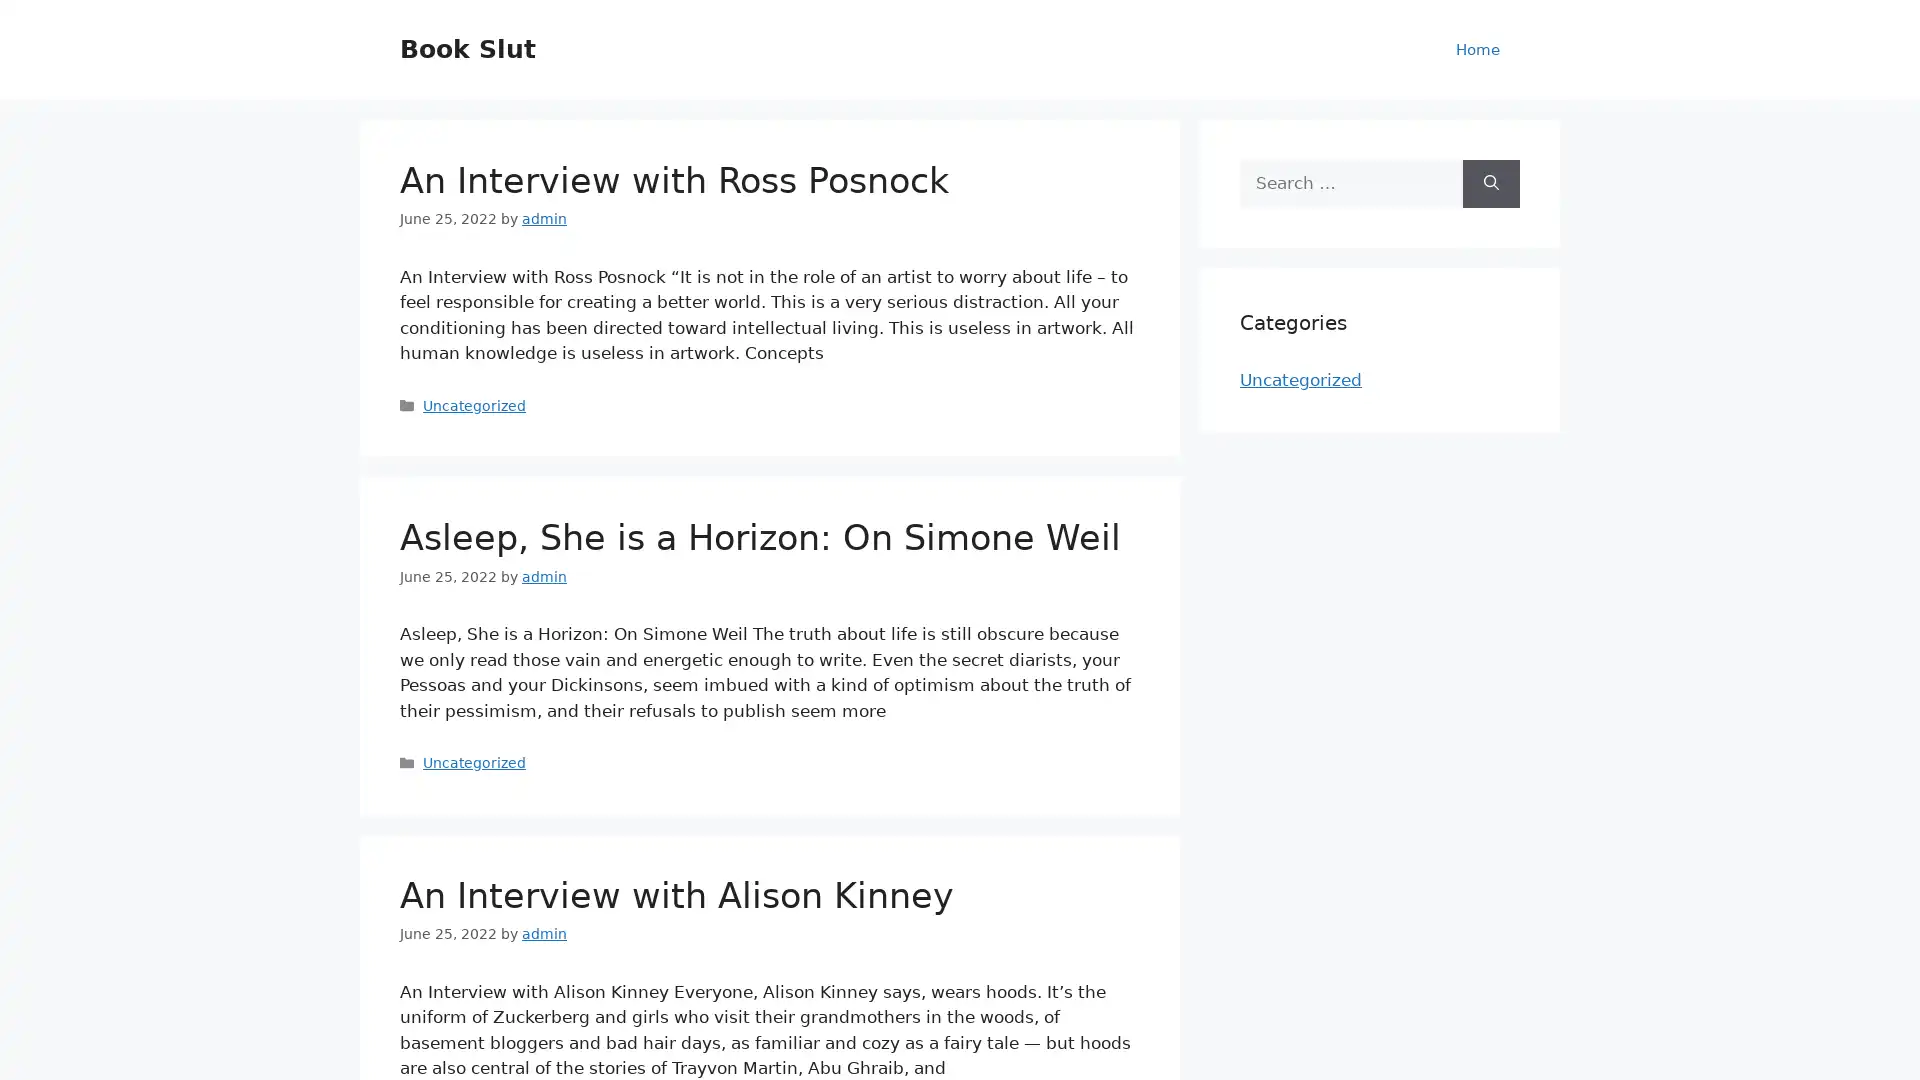 Image resolution: width=1920 pixels, height=1080 pixels. Describe the element at coordinates (1491, 183) in the screenshot. I see `Search` at that location.